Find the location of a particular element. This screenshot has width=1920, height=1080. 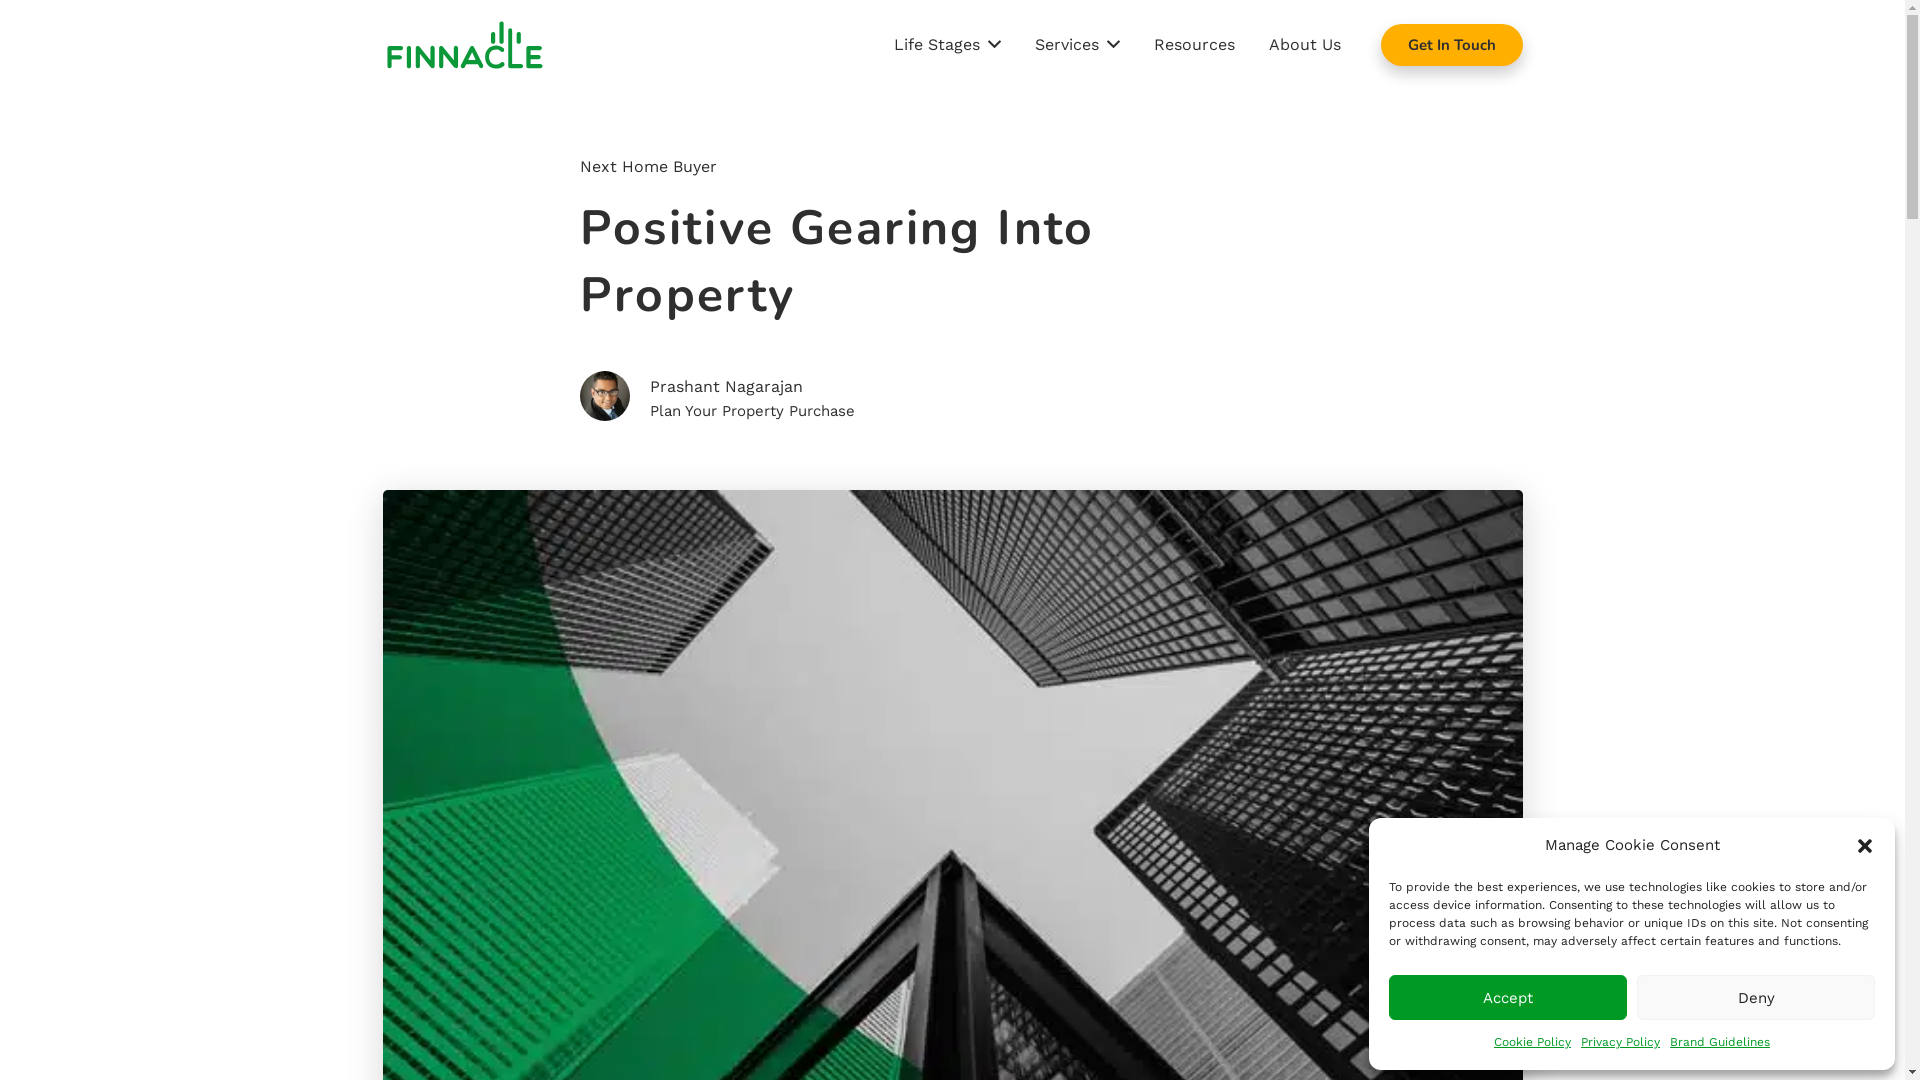

'Services' is located at coordinates (1076, 45).